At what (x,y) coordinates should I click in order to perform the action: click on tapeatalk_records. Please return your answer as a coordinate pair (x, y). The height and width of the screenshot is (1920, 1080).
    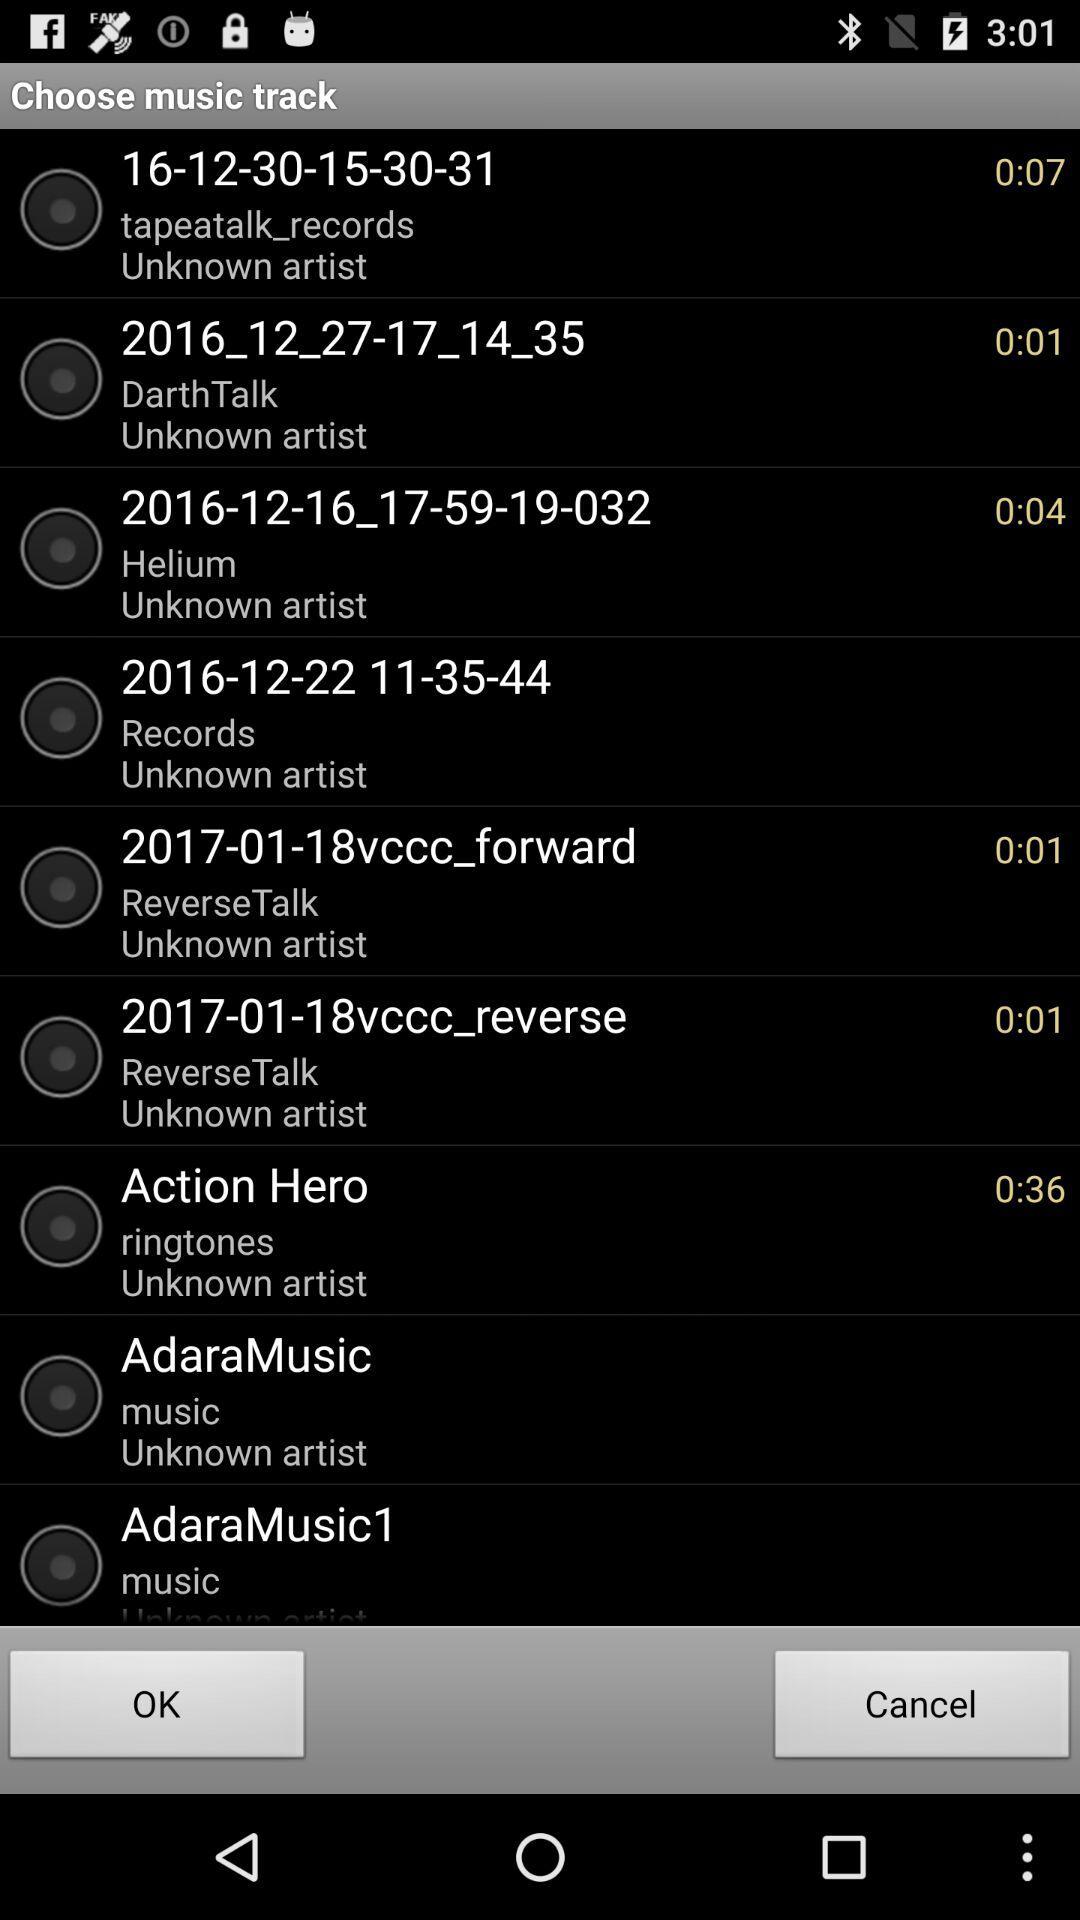
    Looking at the image, I should click on (547, 243).